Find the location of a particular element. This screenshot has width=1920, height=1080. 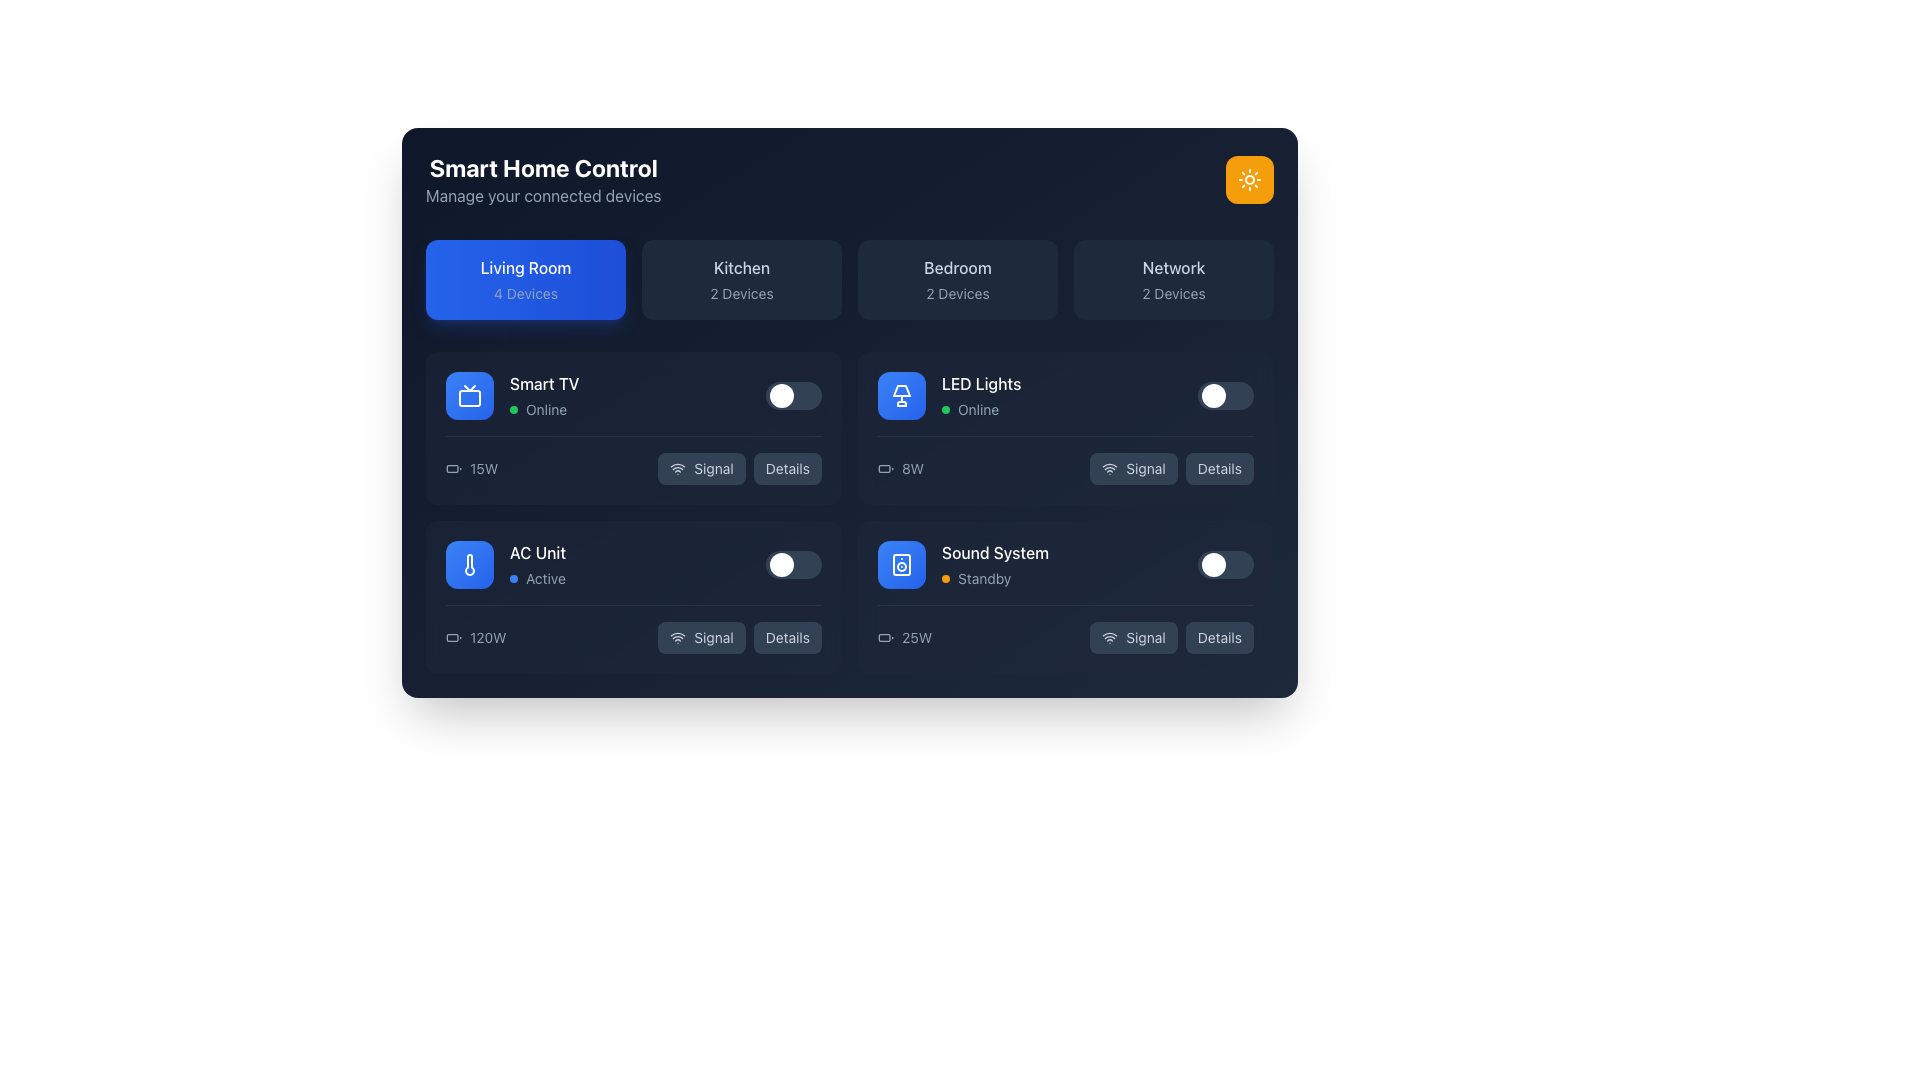

the button that accesses signal-related information for the 'LED Lights' device, located in the middle-right area of the interface is located at coordinates (1172, 469).